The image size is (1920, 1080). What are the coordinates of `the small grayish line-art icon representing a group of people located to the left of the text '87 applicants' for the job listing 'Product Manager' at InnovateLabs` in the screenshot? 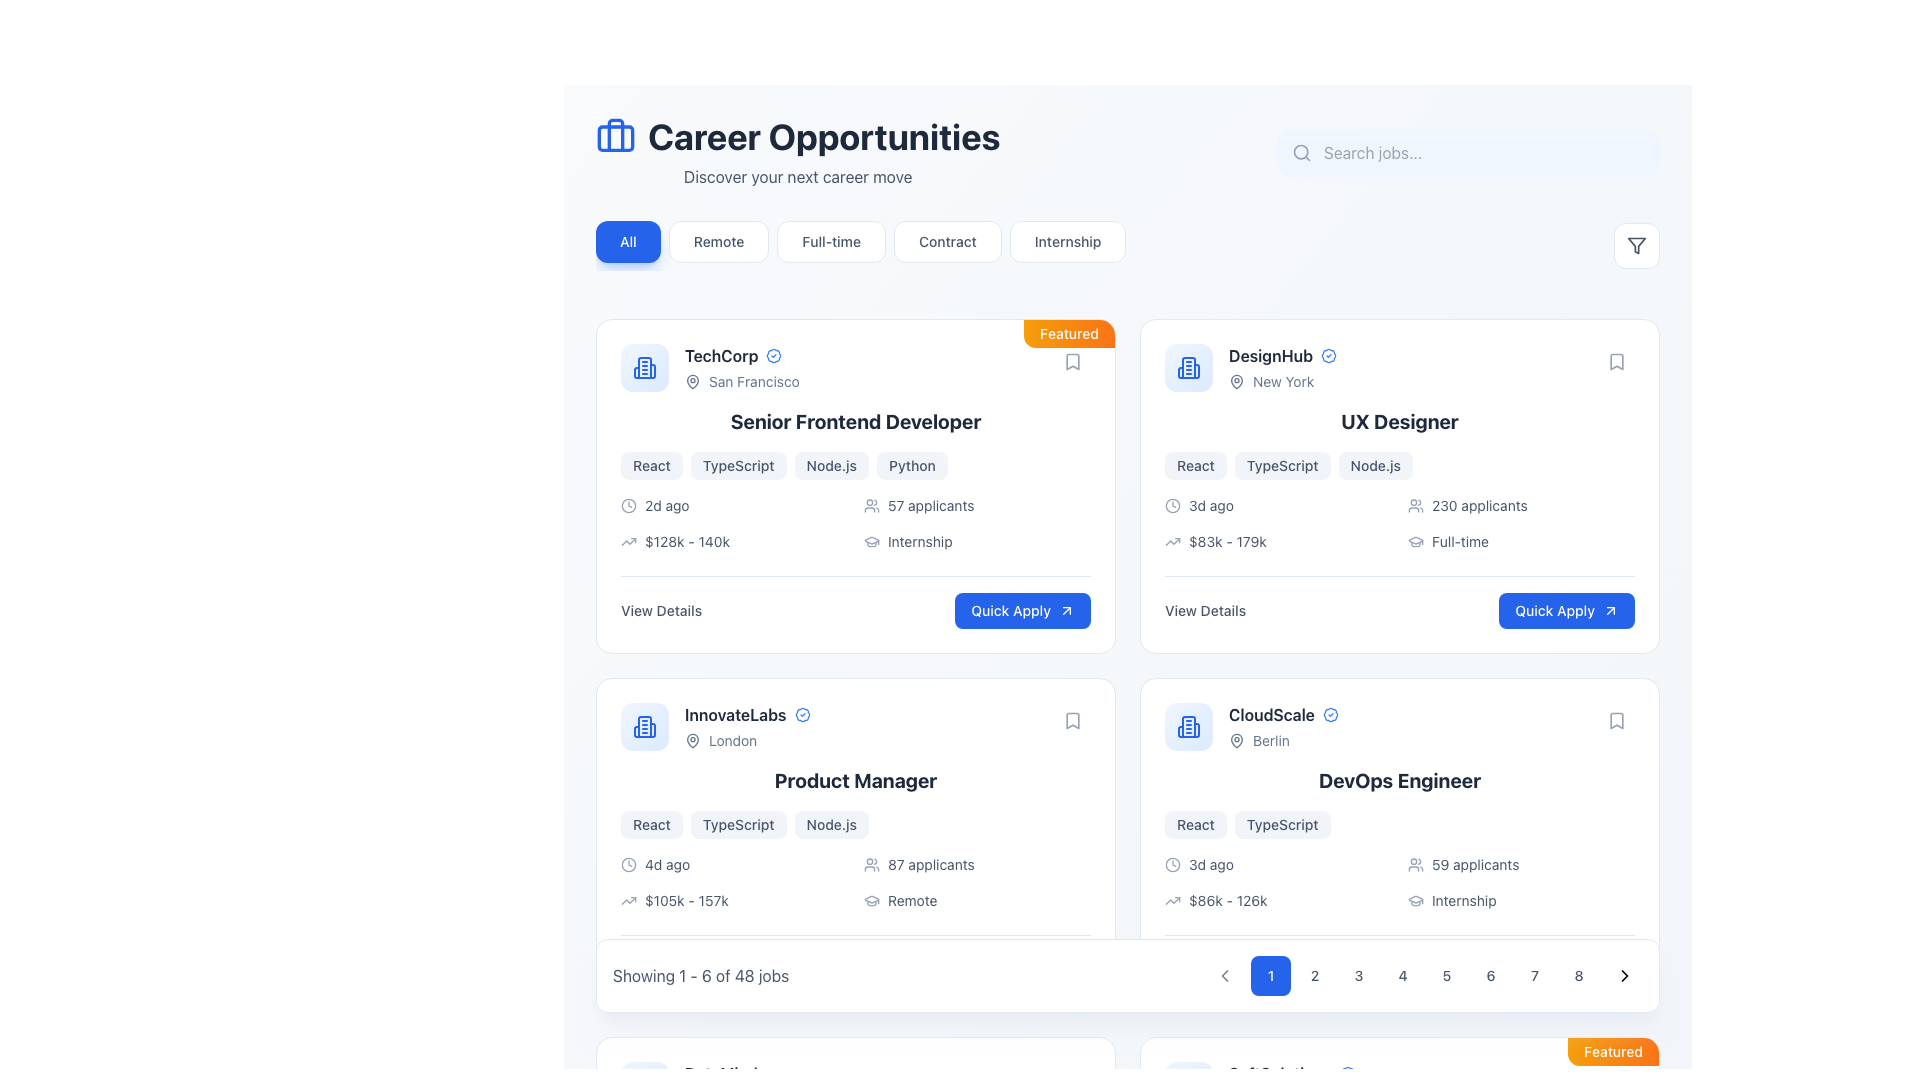 It's located at (872, 863).